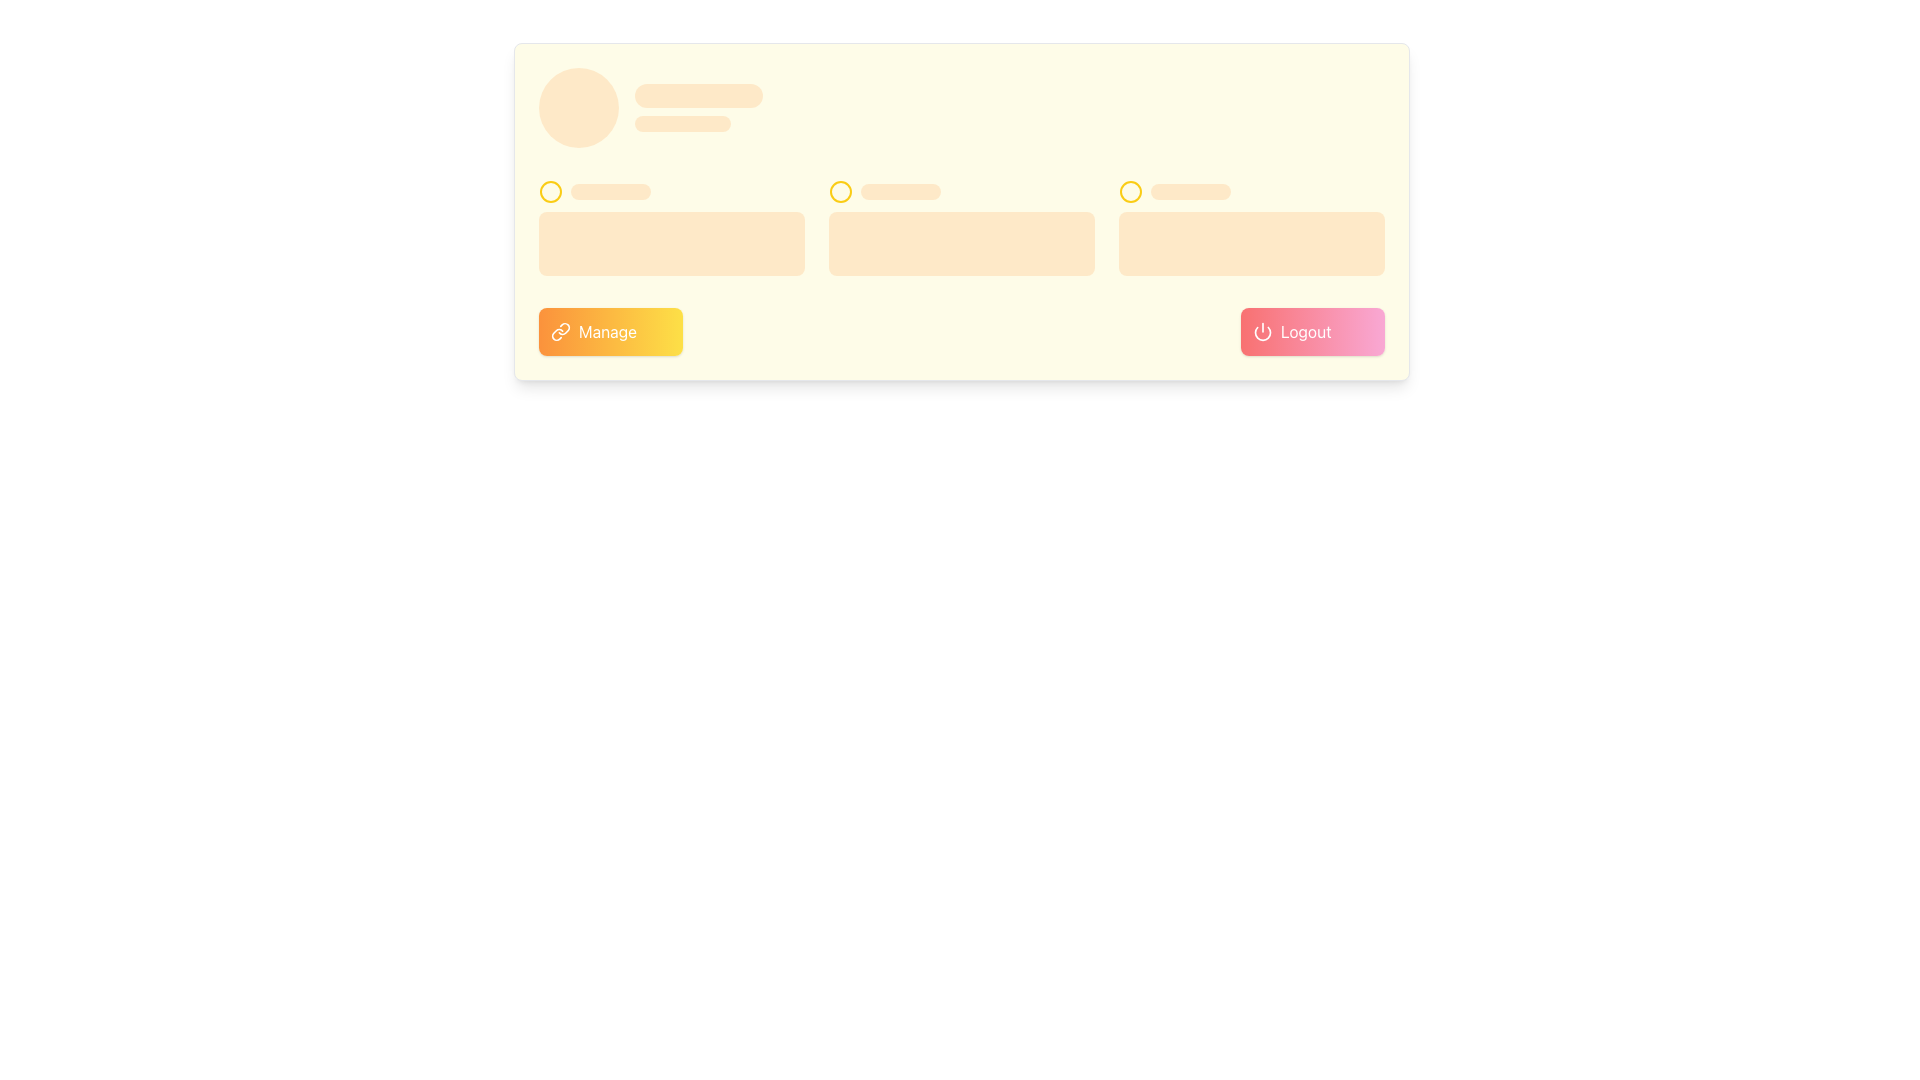 Image resolution: width=1920 pixels, height=1080 pixels. Describe the element at coordinates (840, 192) in the screenshot. I see `the vibrant yellow circular icon with a thin stroke, which is the first in a sequence of three similar elements, located towards the upper middle of the interface` at that location.